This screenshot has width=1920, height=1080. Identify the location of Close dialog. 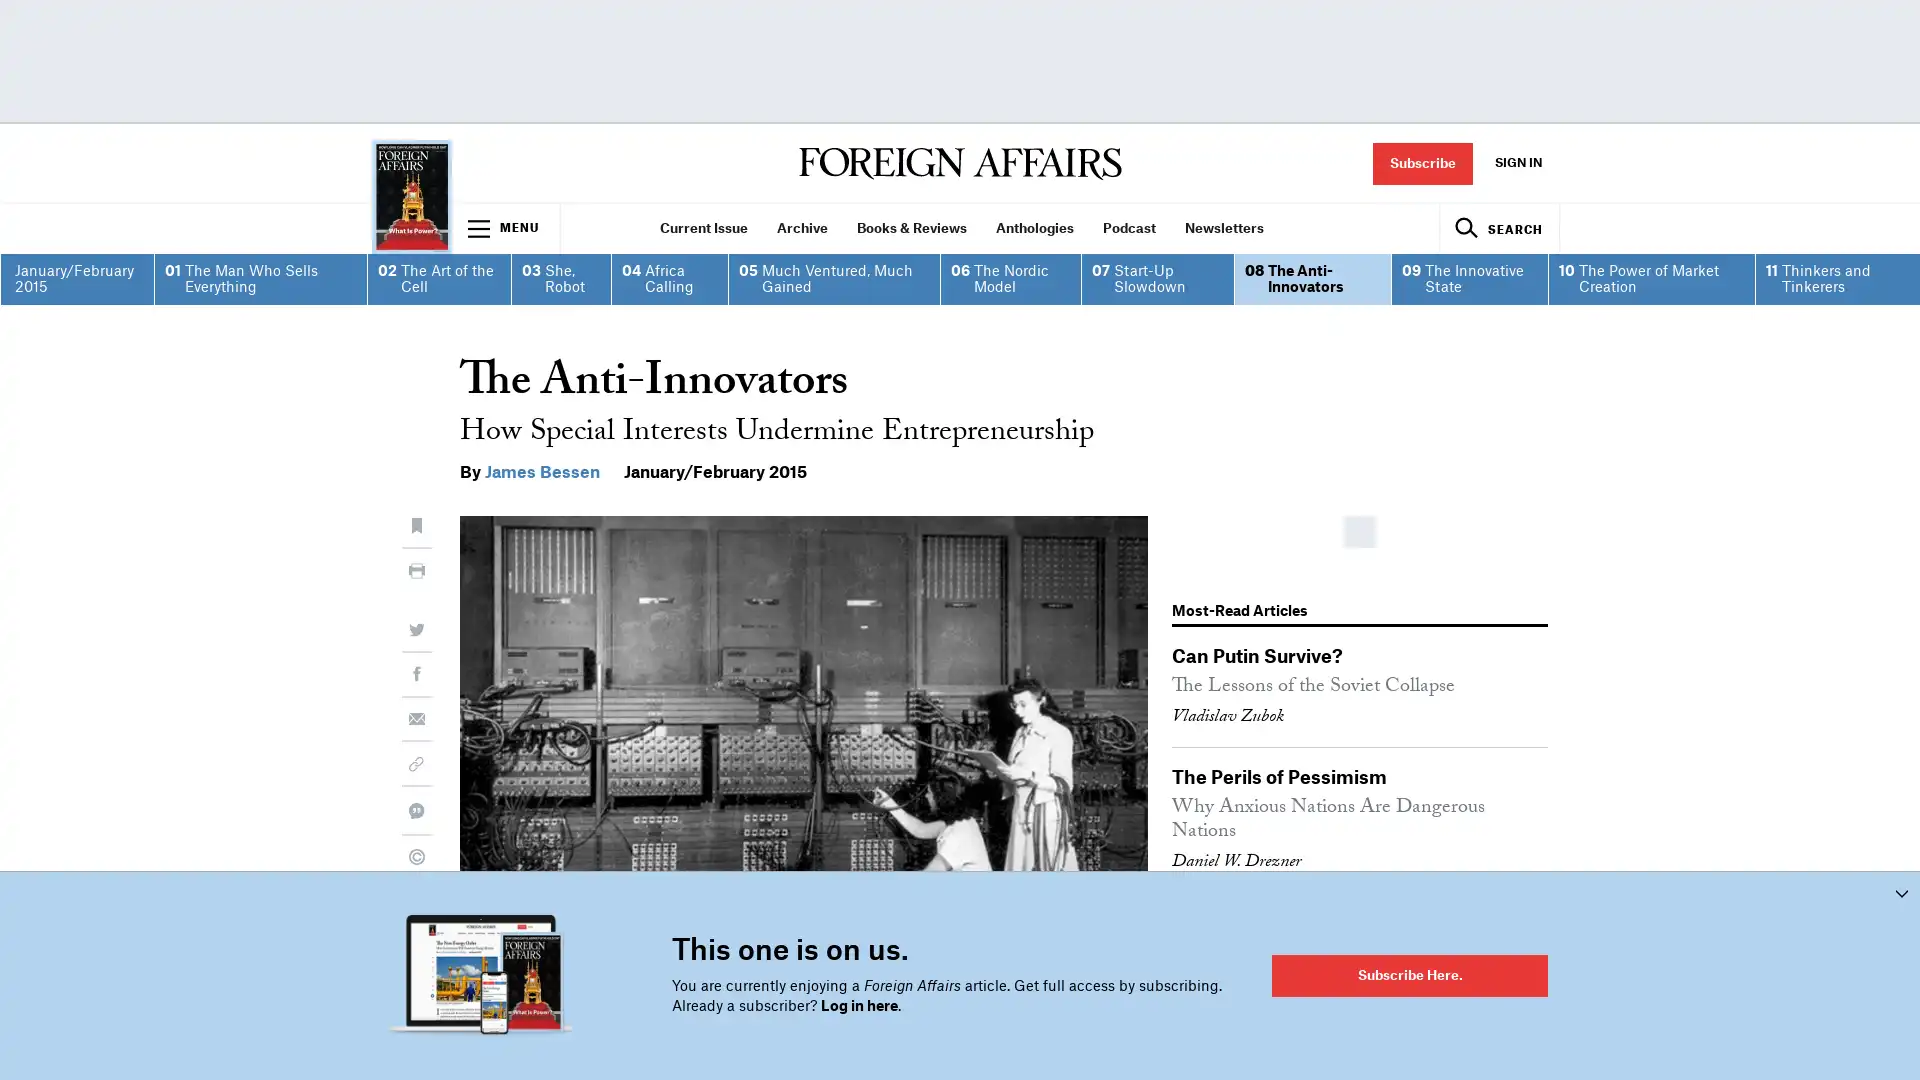
(1292, 267).